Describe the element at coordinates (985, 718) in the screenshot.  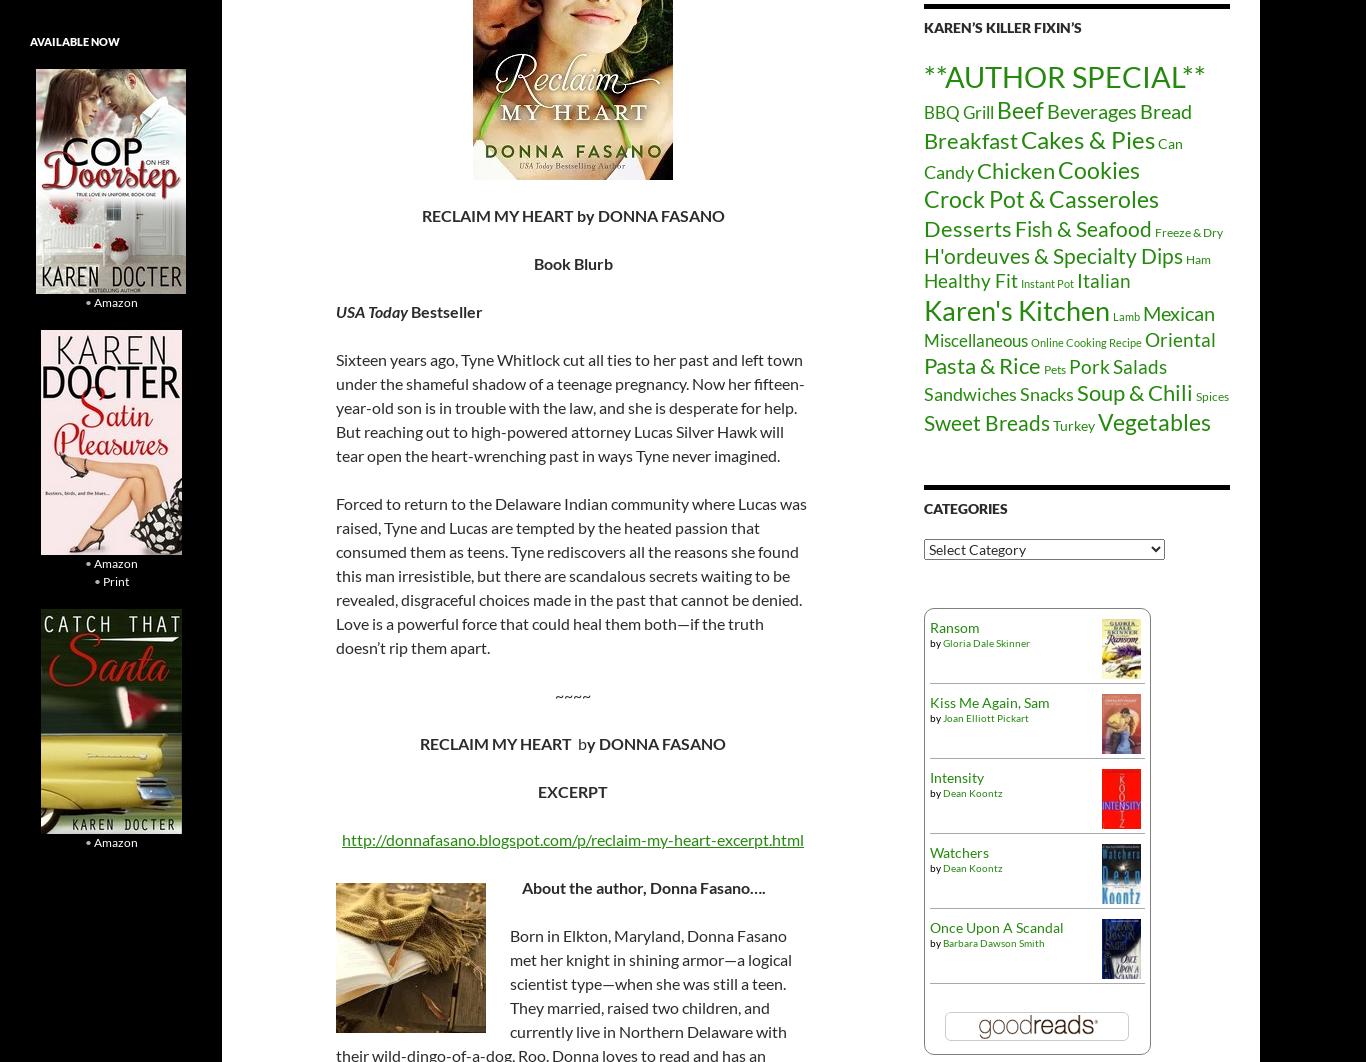
I see `'Joan Elliott Pickart'` at that location.